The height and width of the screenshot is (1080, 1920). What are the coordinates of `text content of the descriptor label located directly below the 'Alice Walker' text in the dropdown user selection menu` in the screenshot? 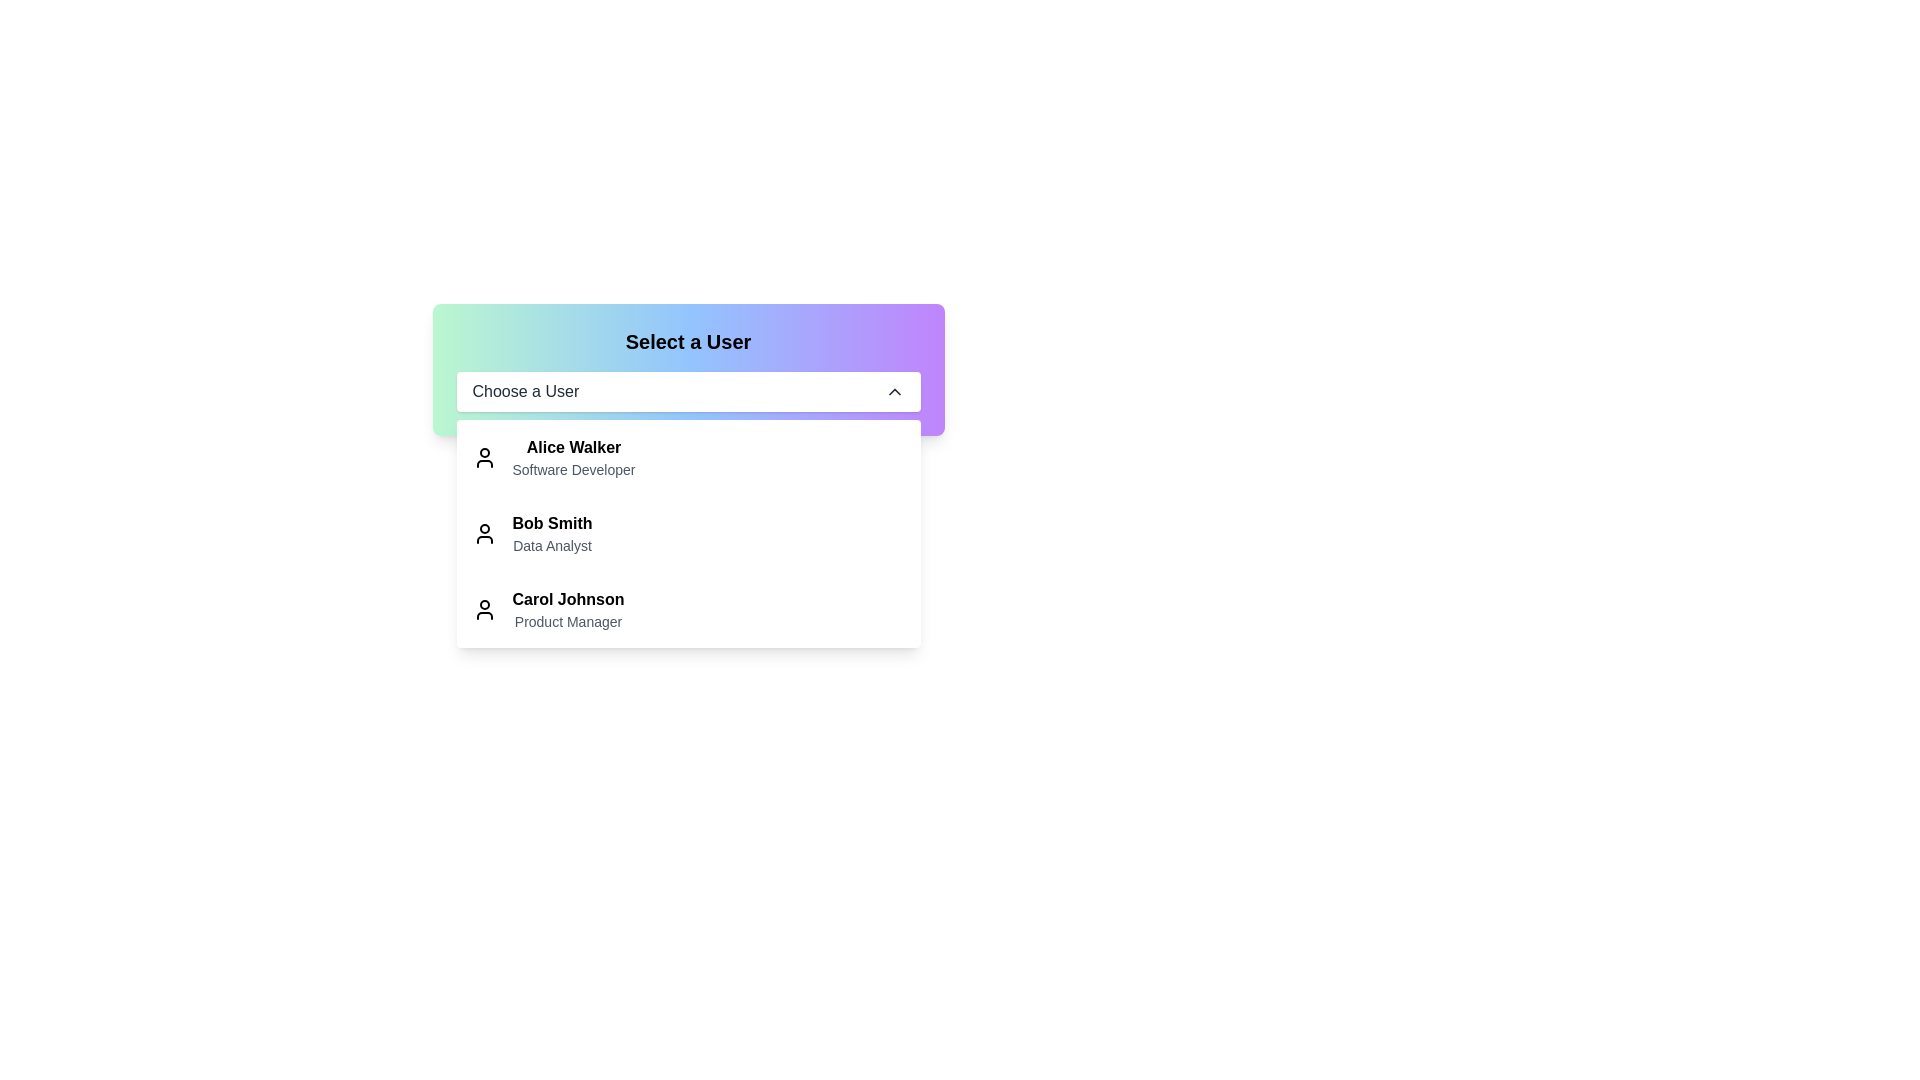 It's located at (572, 470).